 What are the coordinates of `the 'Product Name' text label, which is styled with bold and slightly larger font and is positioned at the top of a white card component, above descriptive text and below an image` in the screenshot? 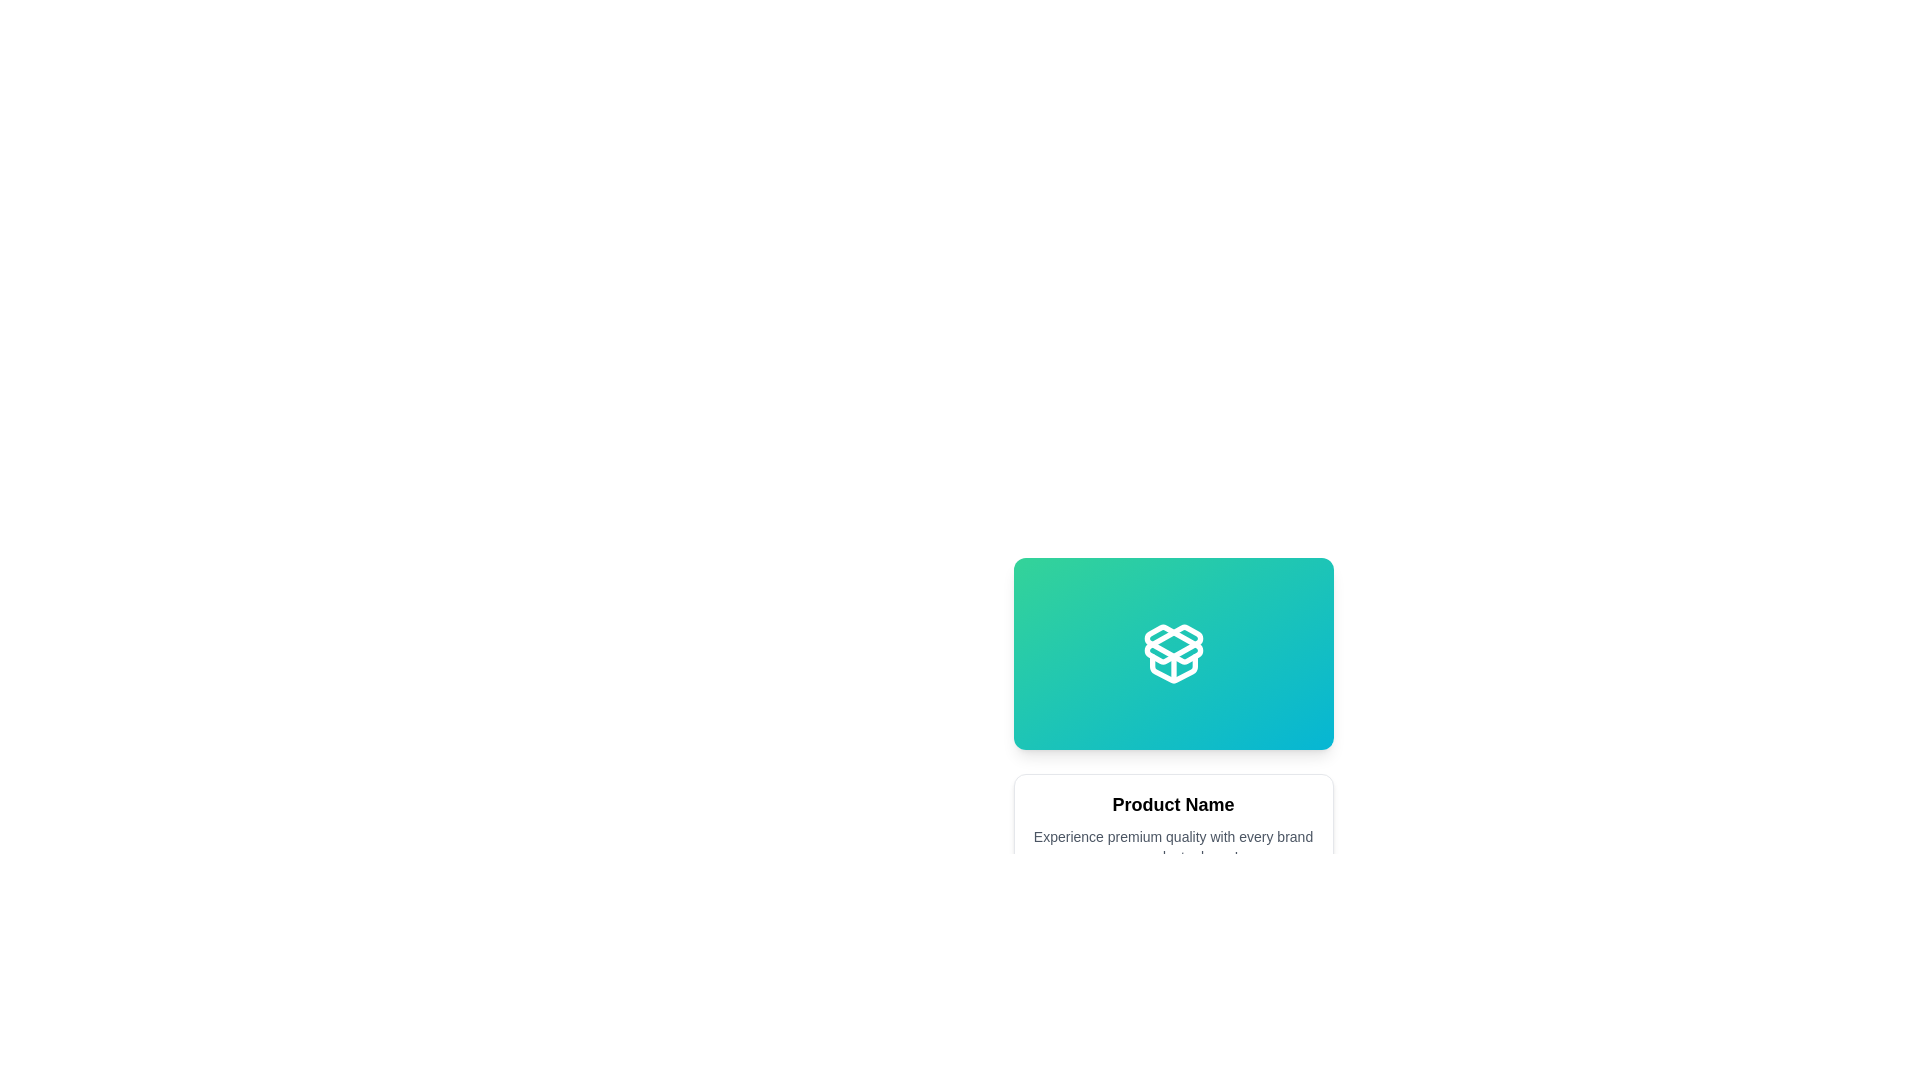 It's located at (1173, 804).